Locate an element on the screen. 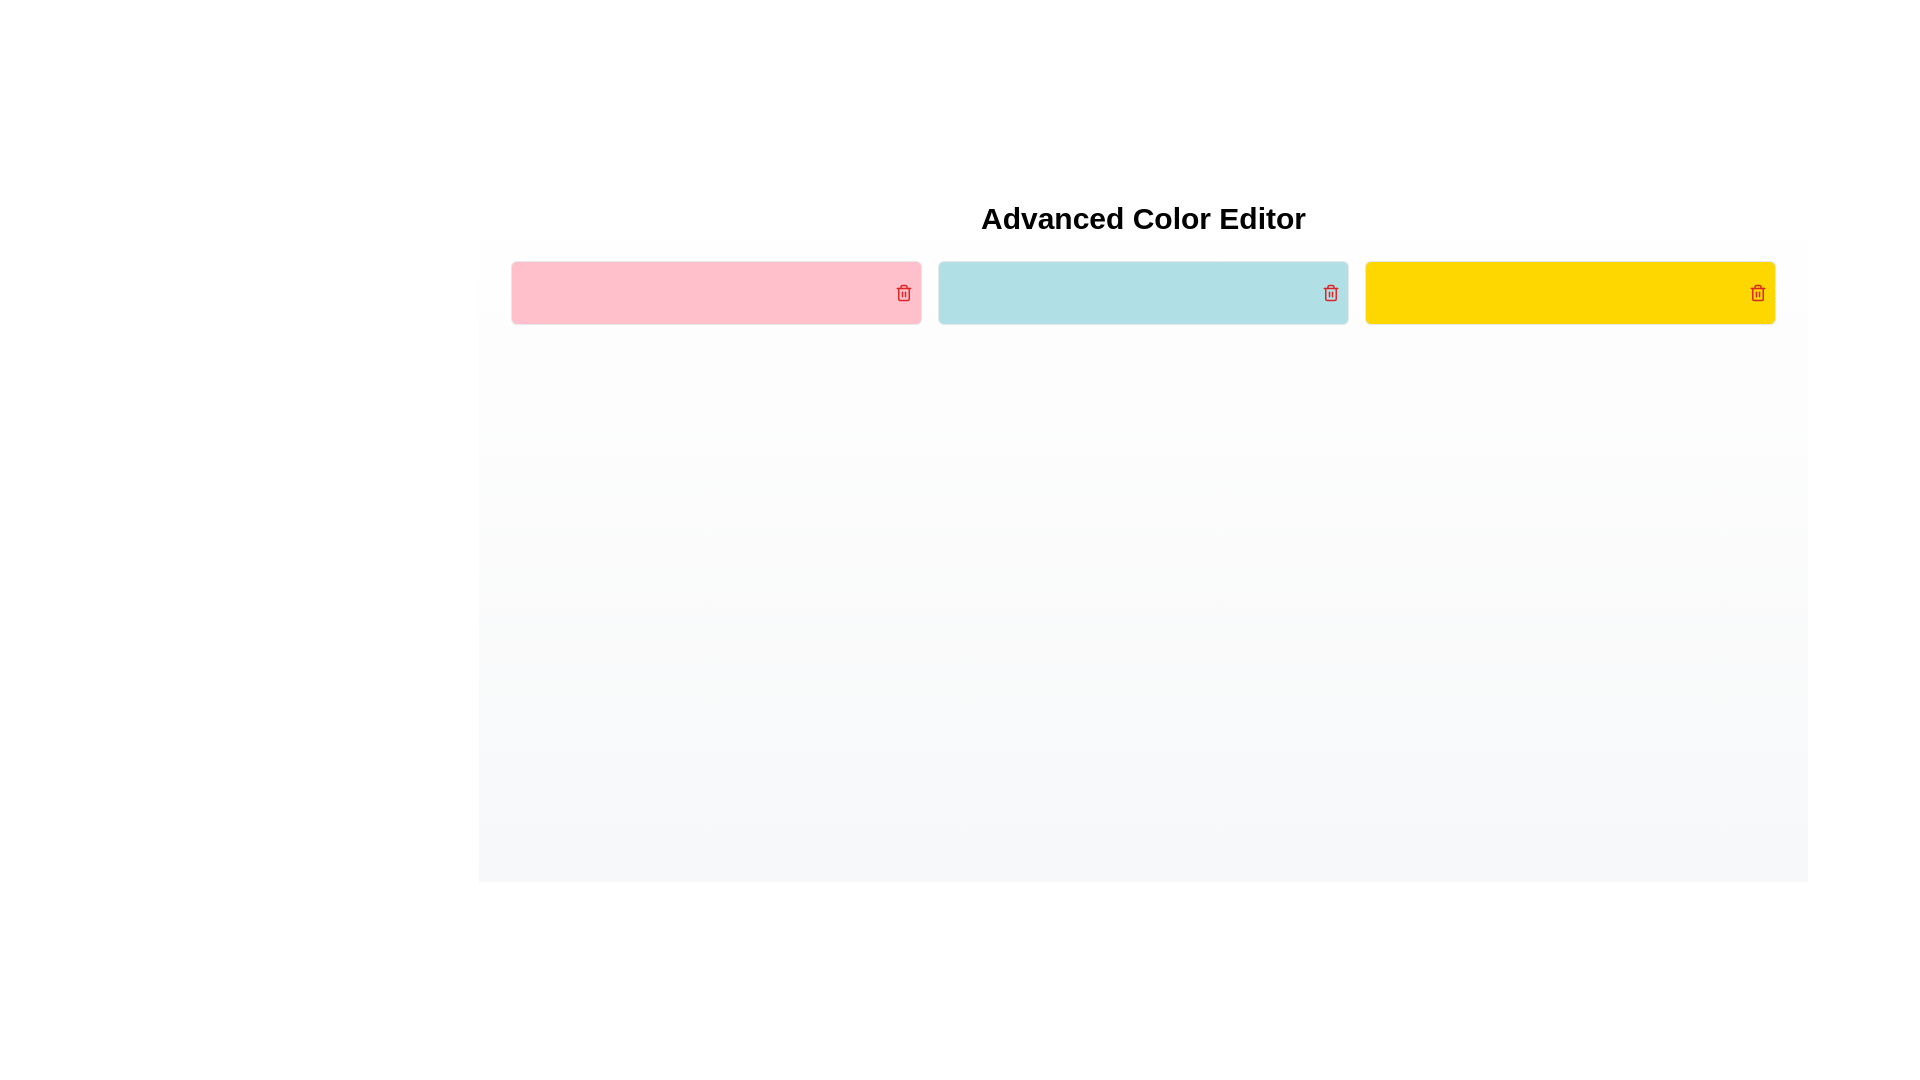  the delete button located at the far right of the yellow rectangular block is located at coordinates (1756, 293).